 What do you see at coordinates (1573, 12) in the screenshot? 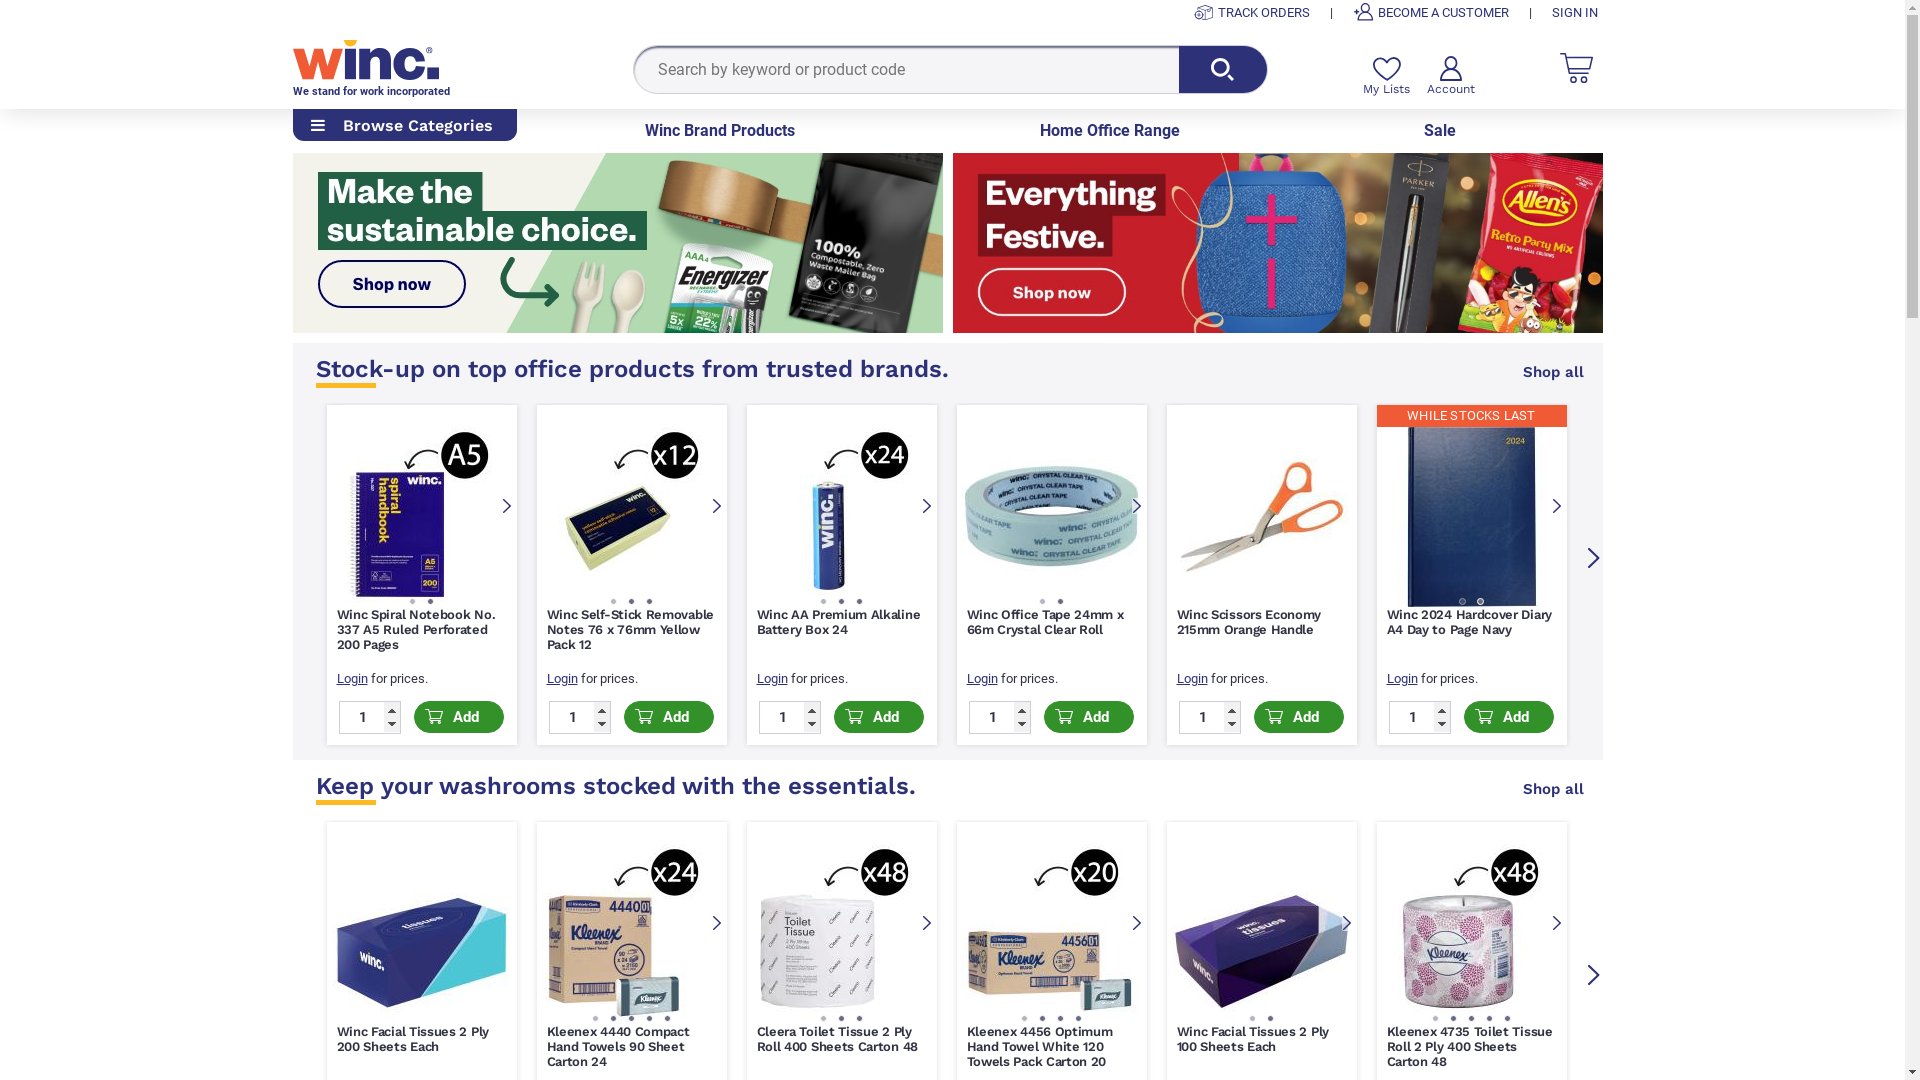
I see `'SIGN IN'` at bounding box center [1573, 12].